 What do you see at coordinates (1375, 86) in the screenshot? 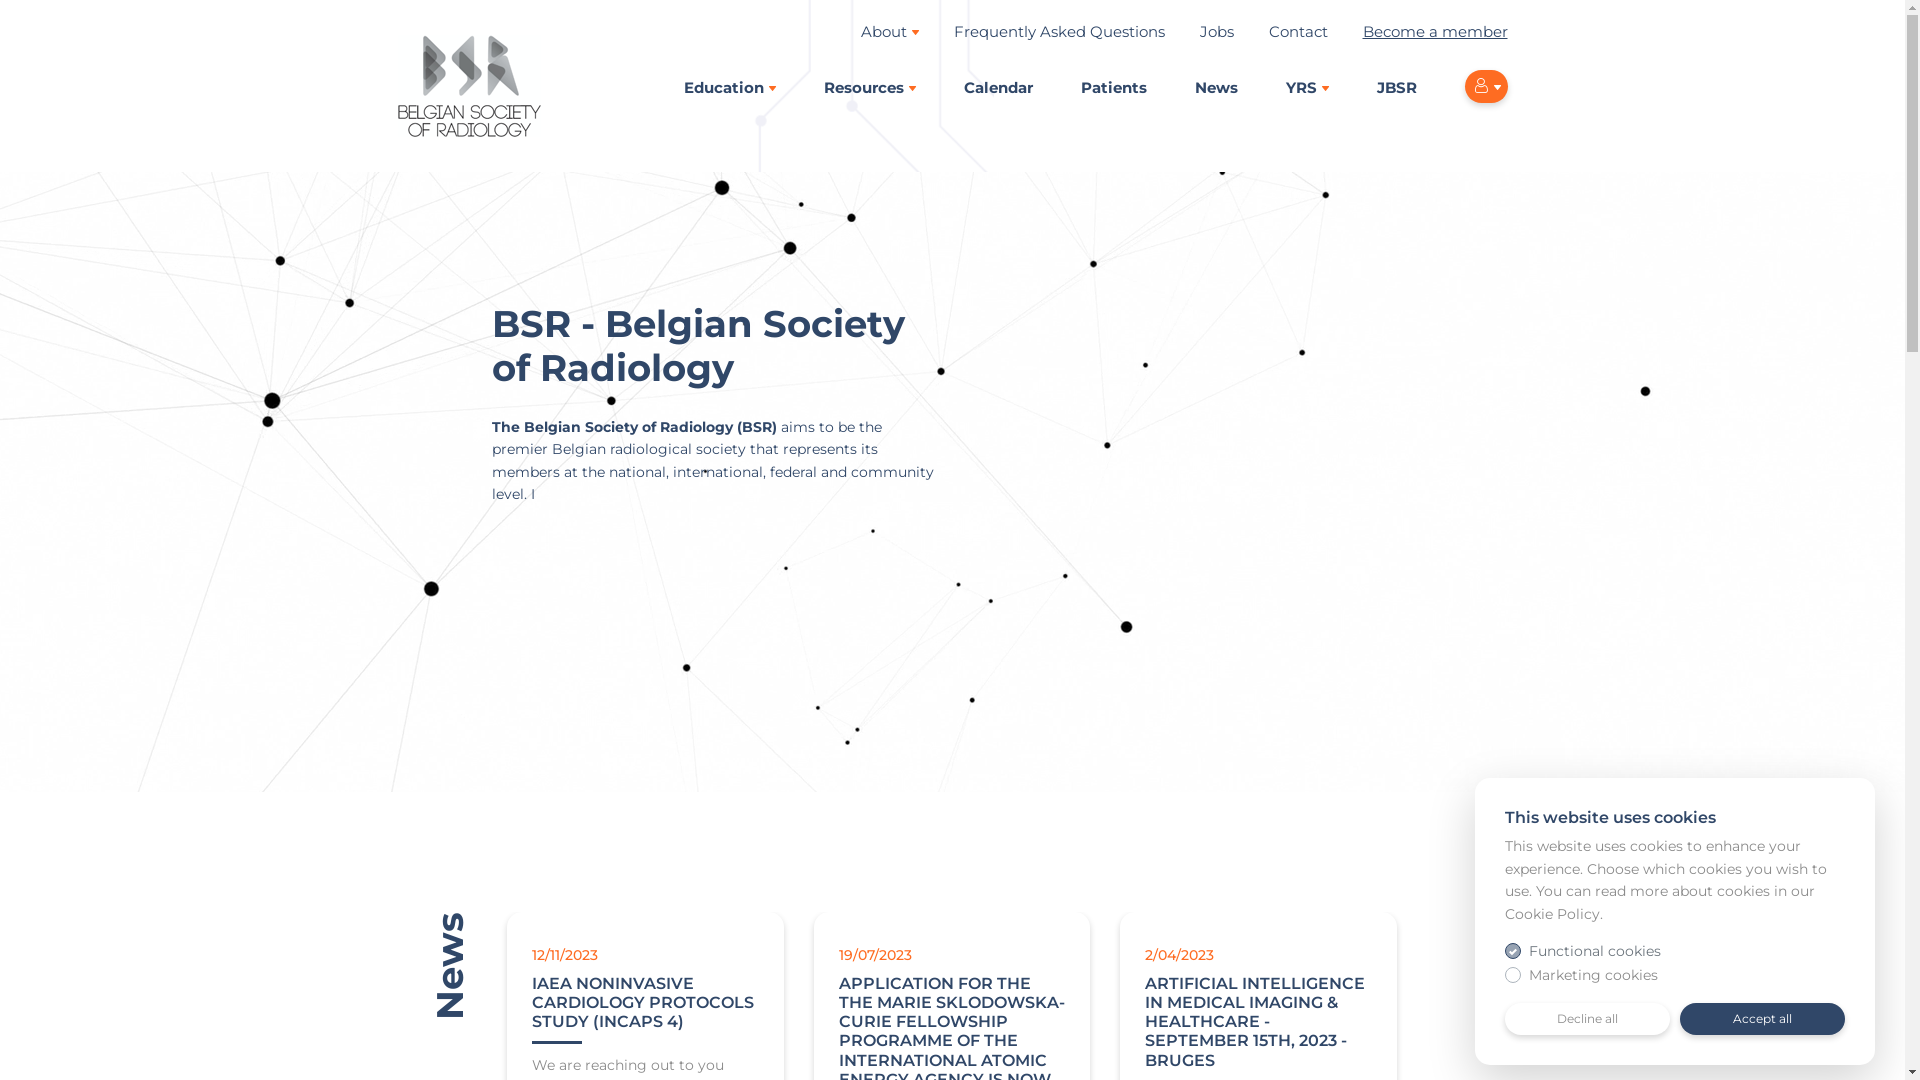
I see `'JBSR'` at bounding box center [1375, 86].